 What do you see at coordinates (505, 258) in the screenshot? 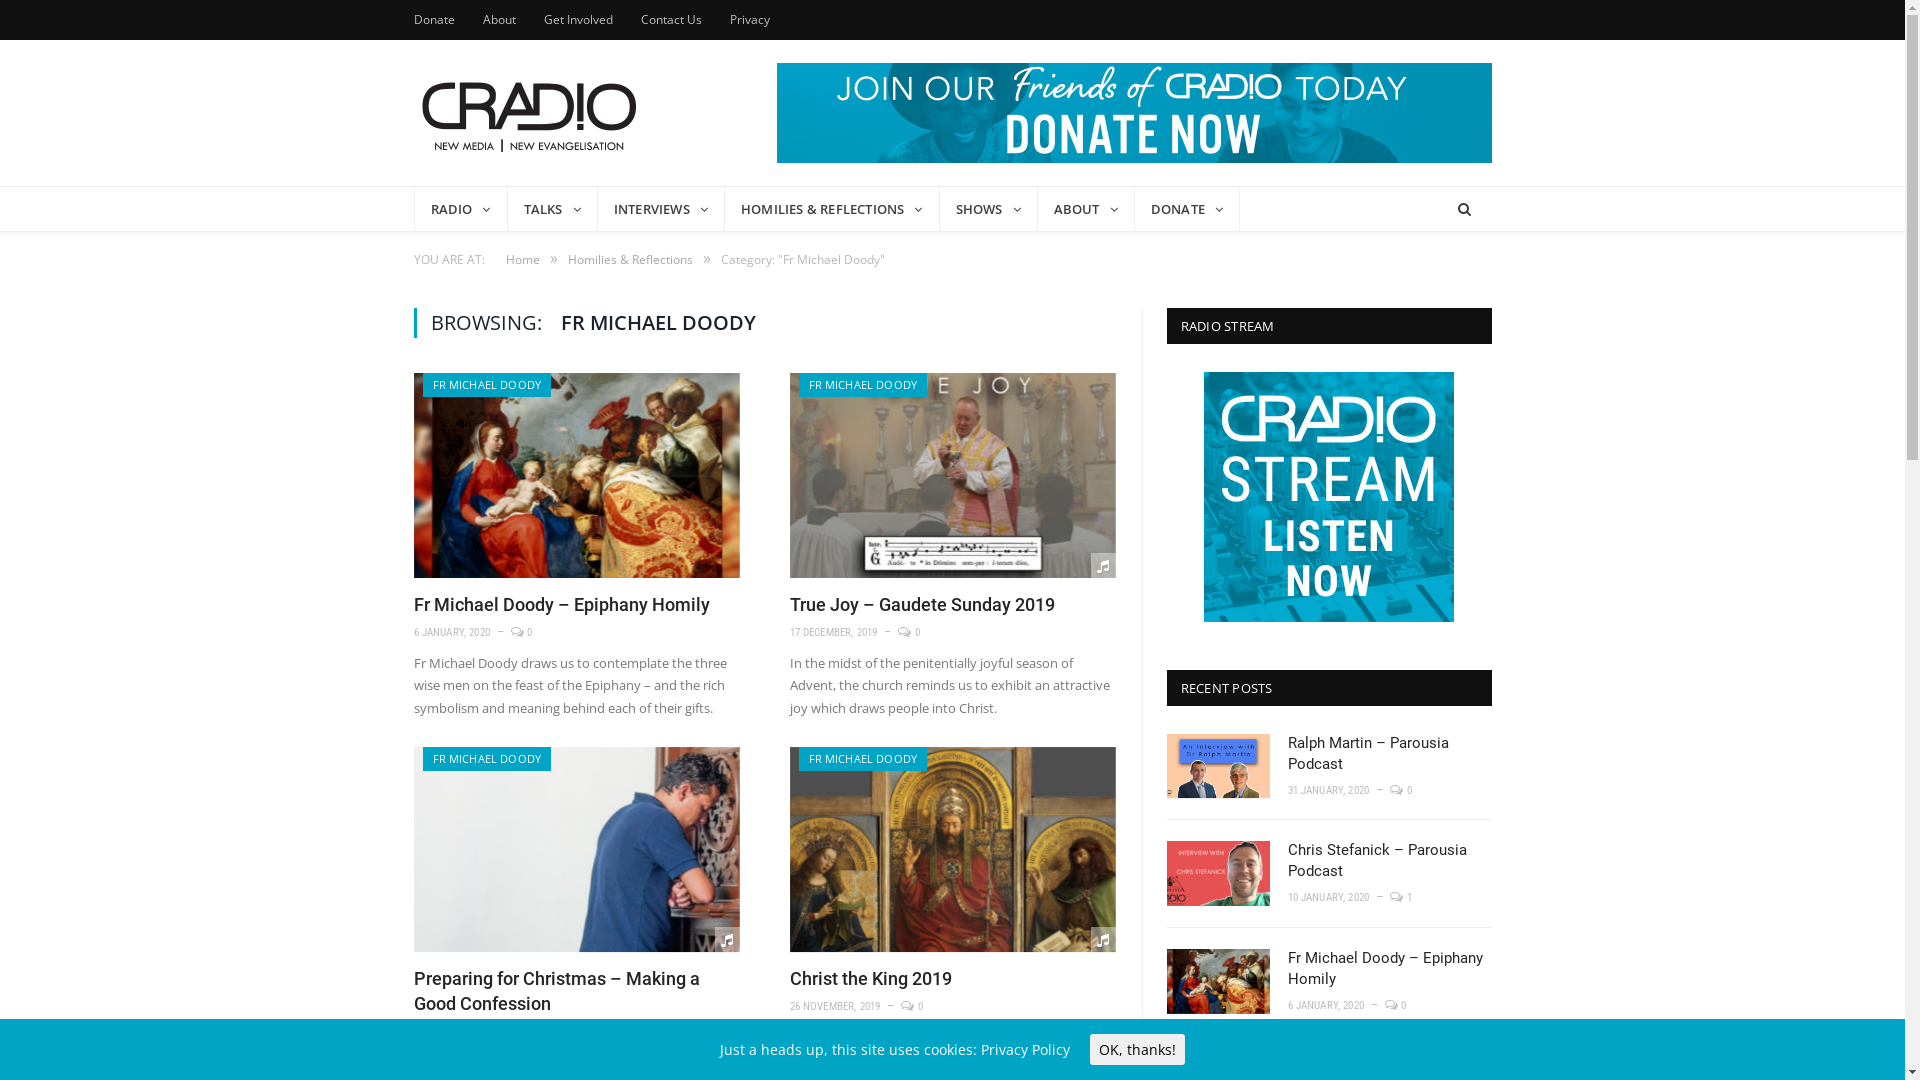
I see `'Home'` at bounding box center [505, 258].